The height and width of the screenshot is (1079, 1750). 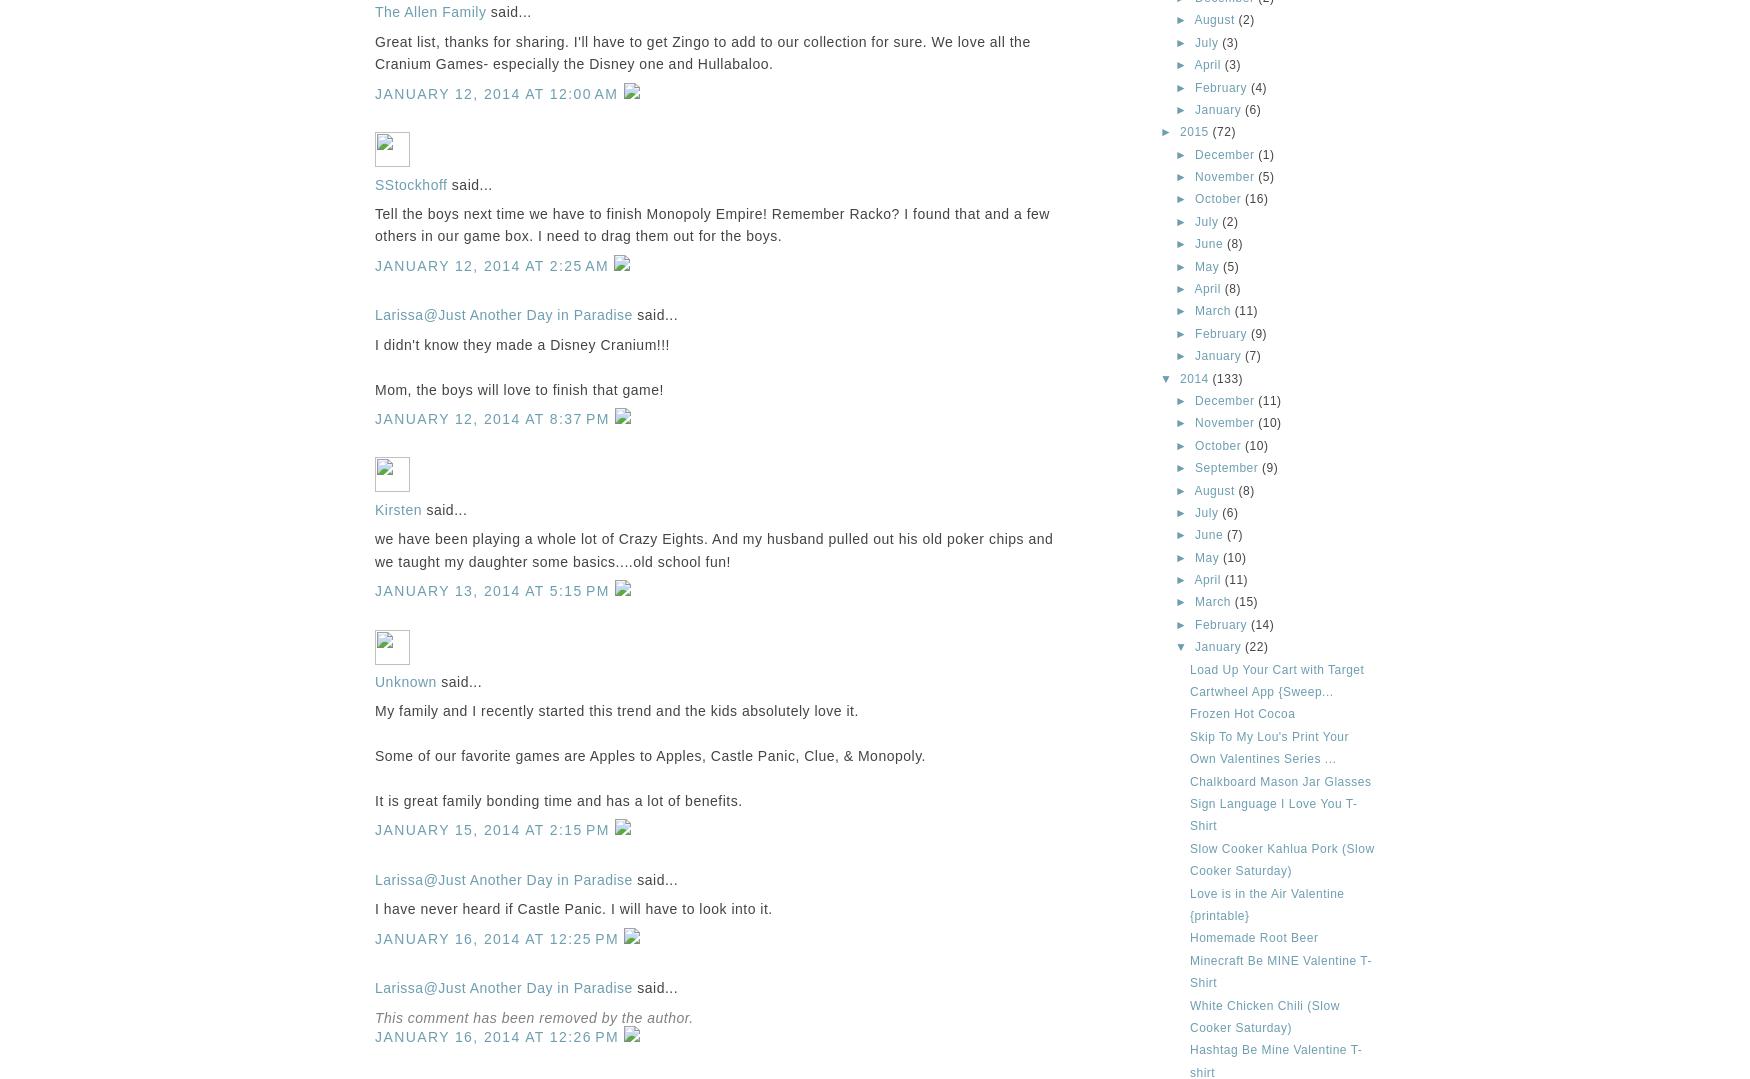 What do you see at coordinates (1190, 970) in the screenshot?
I see `'Minecraft Be MINE Valentine T-Shirt'` at bounding box center [1190, 970].